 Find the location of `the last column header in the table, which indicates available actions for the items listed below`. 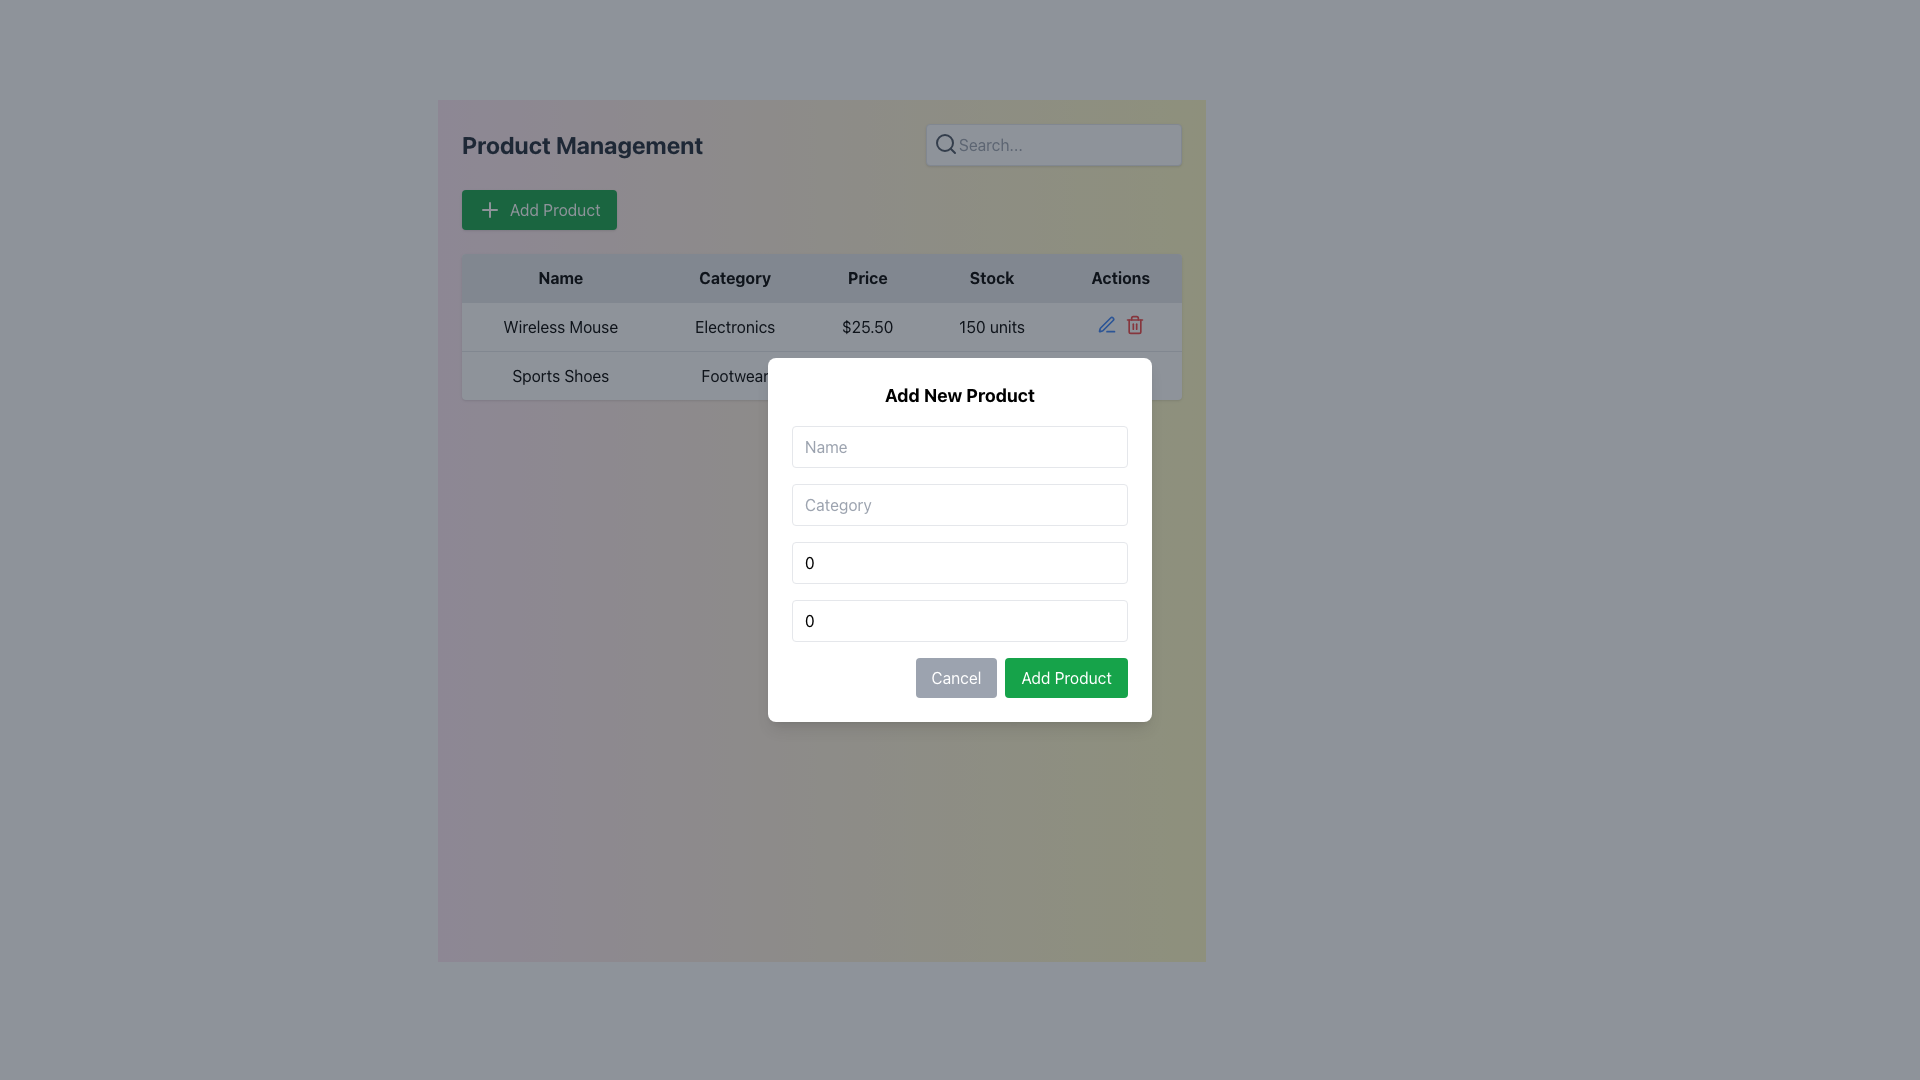

the last column header in the table, which indicates available actions for the items listed below is located at coordinates (1120, 278).